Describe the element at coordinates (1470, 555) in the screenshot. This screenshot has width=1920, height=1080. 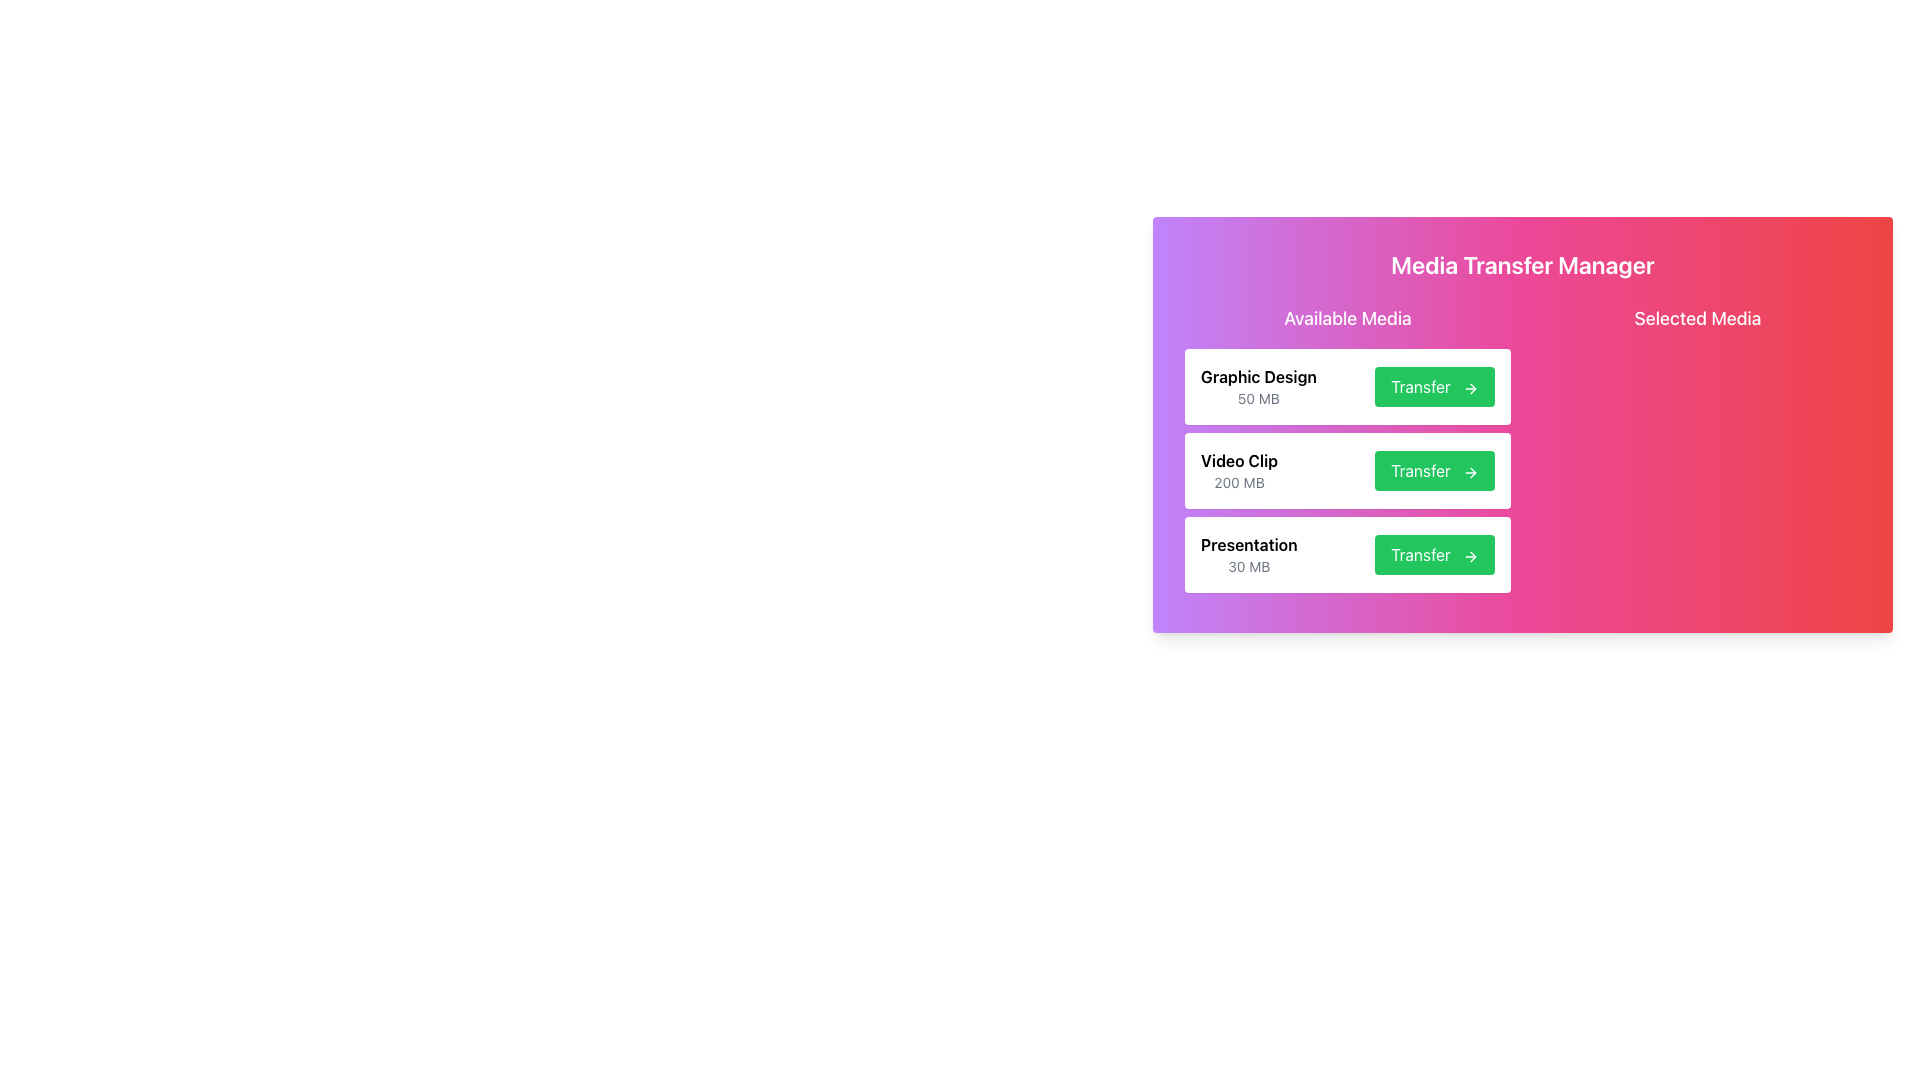
I see `the right arrow icon within the green 'Transfer' button, which is located in the third row of a vertical list of buttons associated with the 'Presentation' item` at that location.